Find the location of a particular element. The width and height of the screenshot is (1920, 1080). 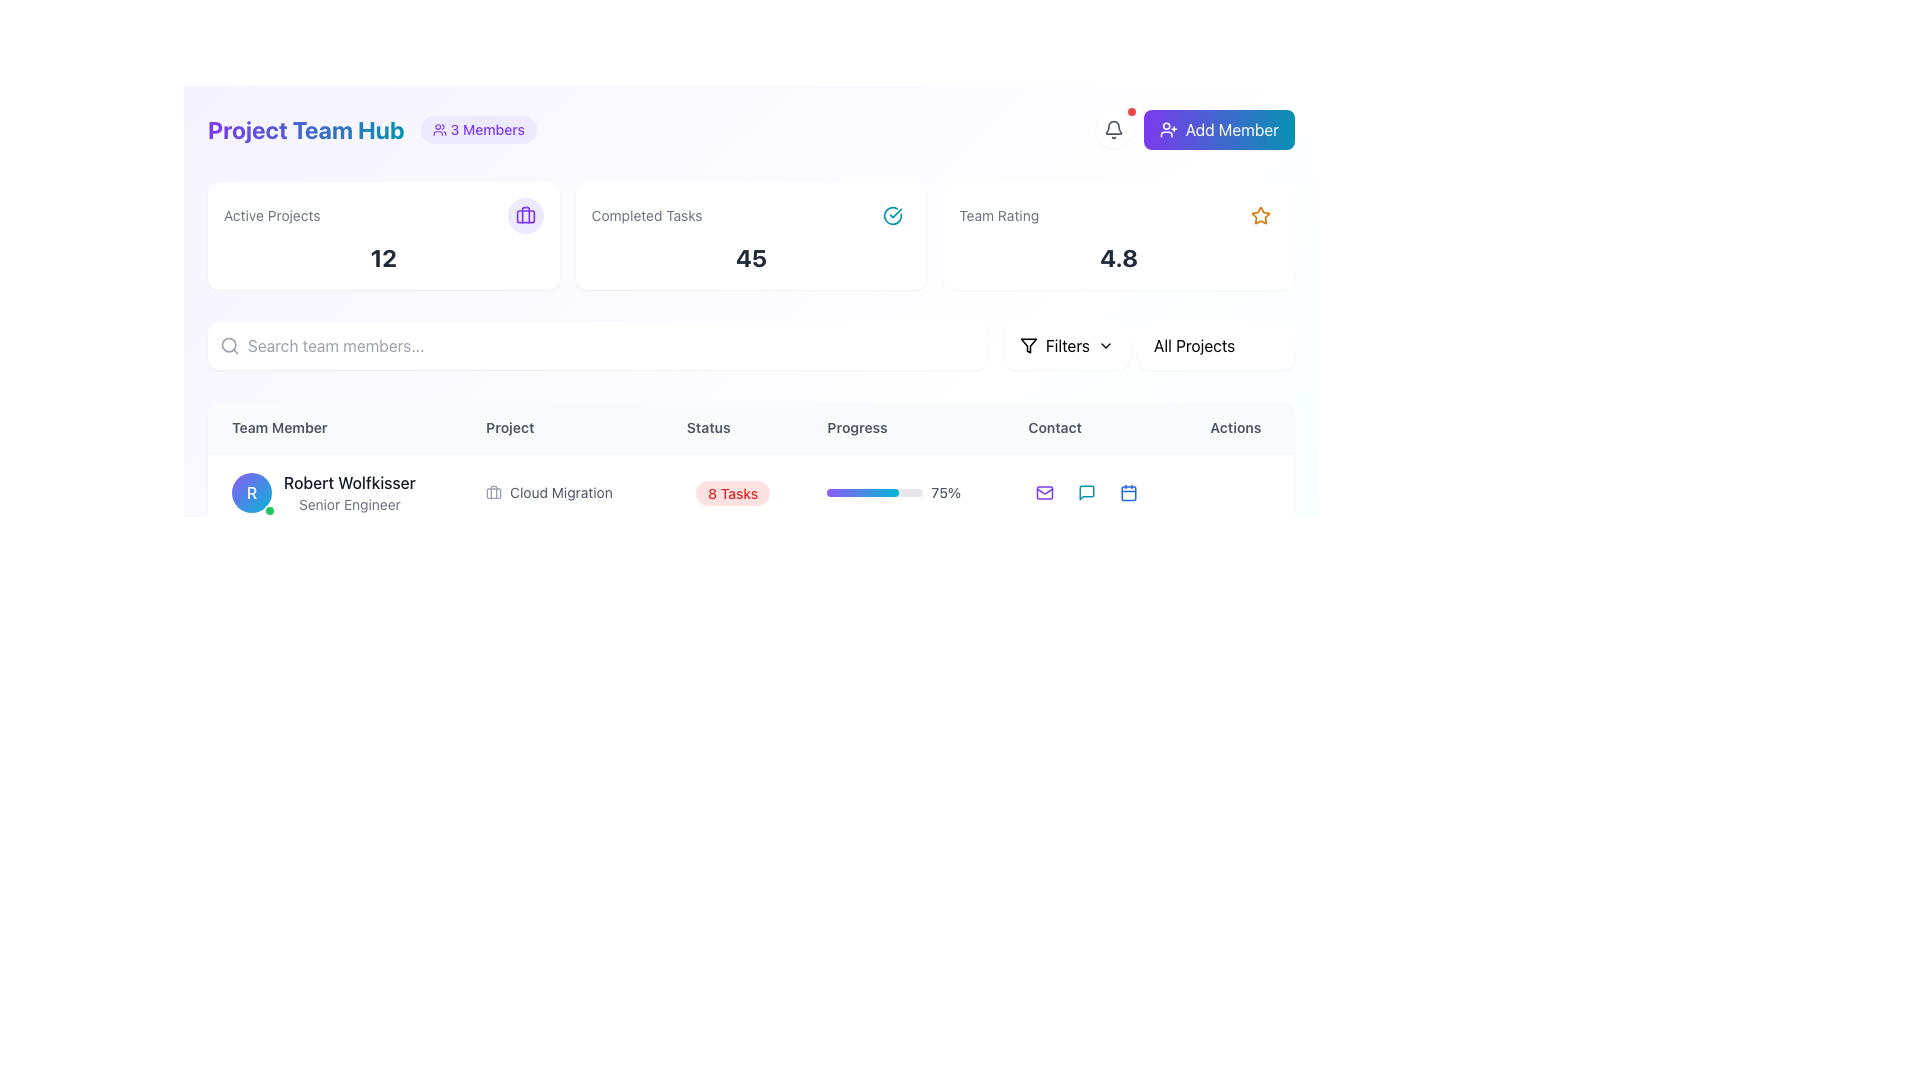

text label 'Actions' which is the sixth item in the header row of the table, aligned with other textual elements is located at coordinates (1239, 427).